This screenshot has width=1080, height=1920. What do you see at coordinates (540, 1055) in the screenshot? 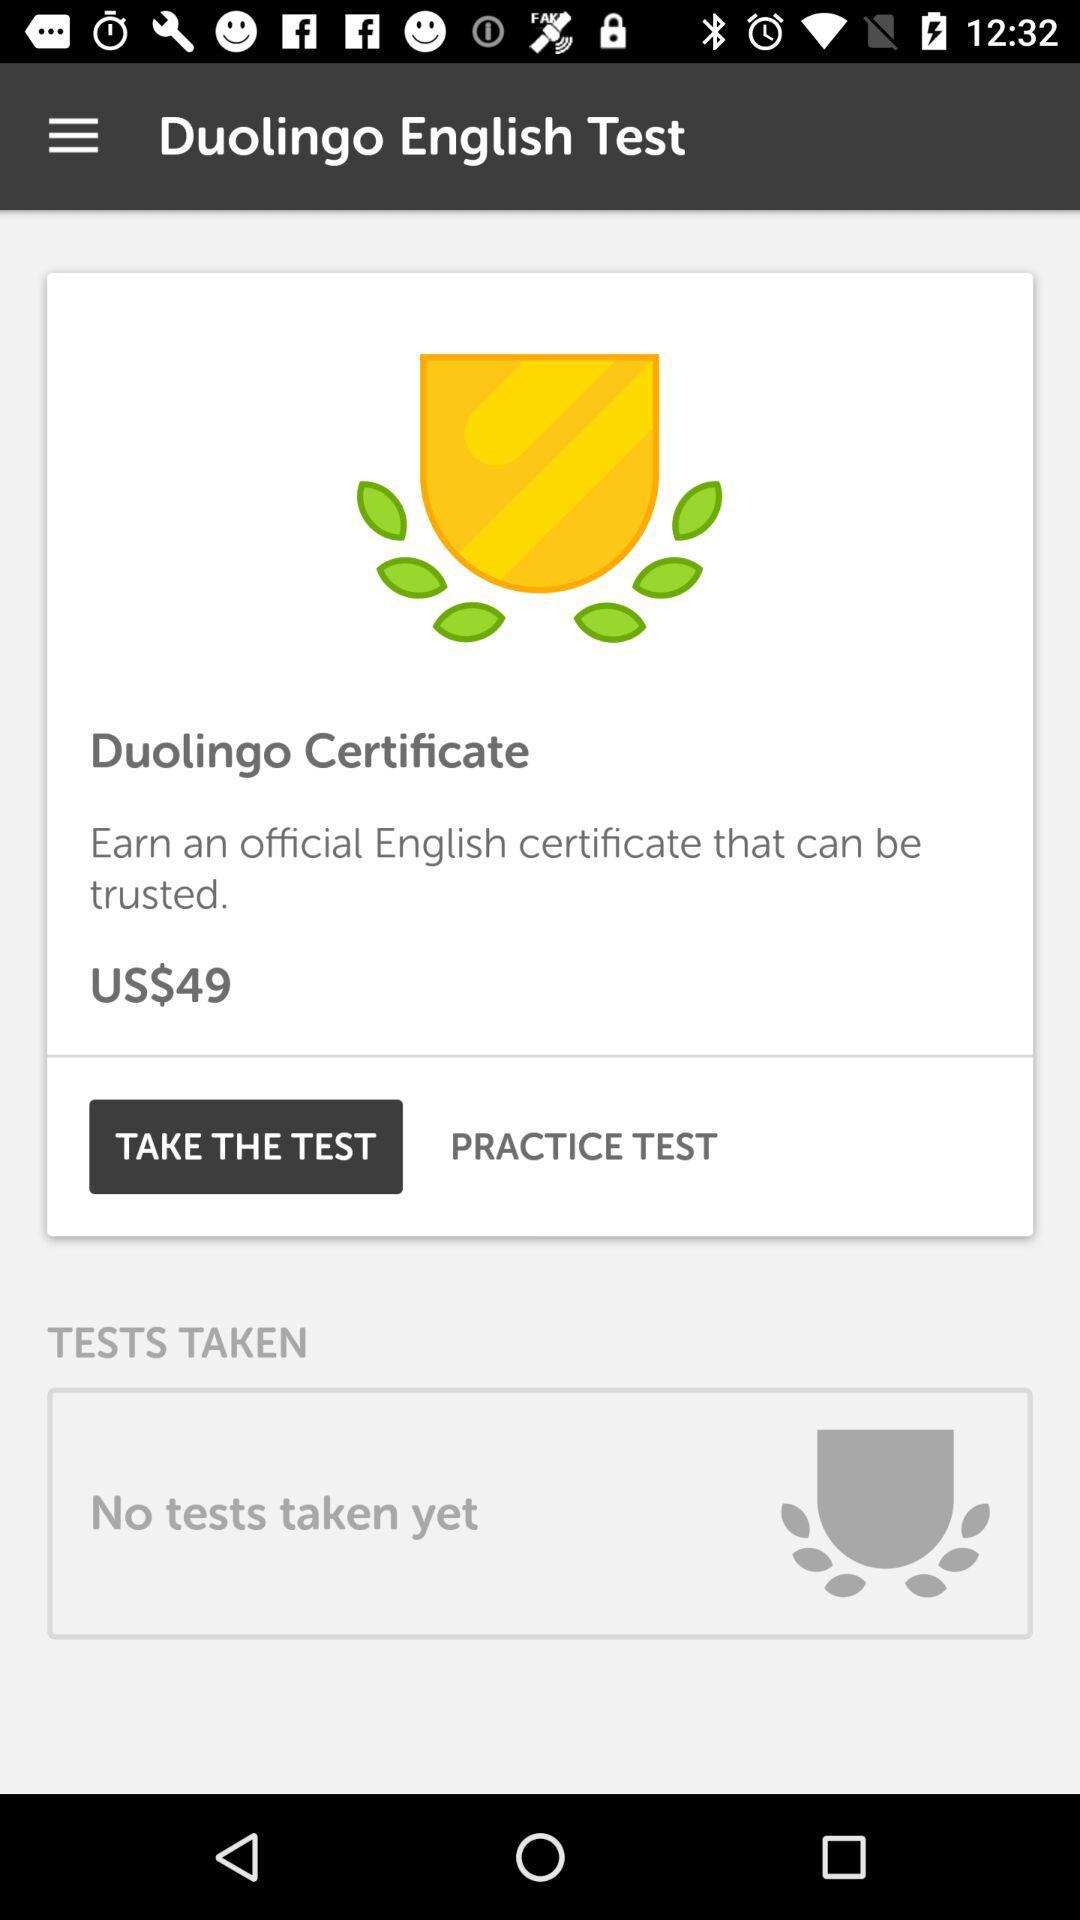
I see `icon above the take the test item` at bounding box center [540, 1055].